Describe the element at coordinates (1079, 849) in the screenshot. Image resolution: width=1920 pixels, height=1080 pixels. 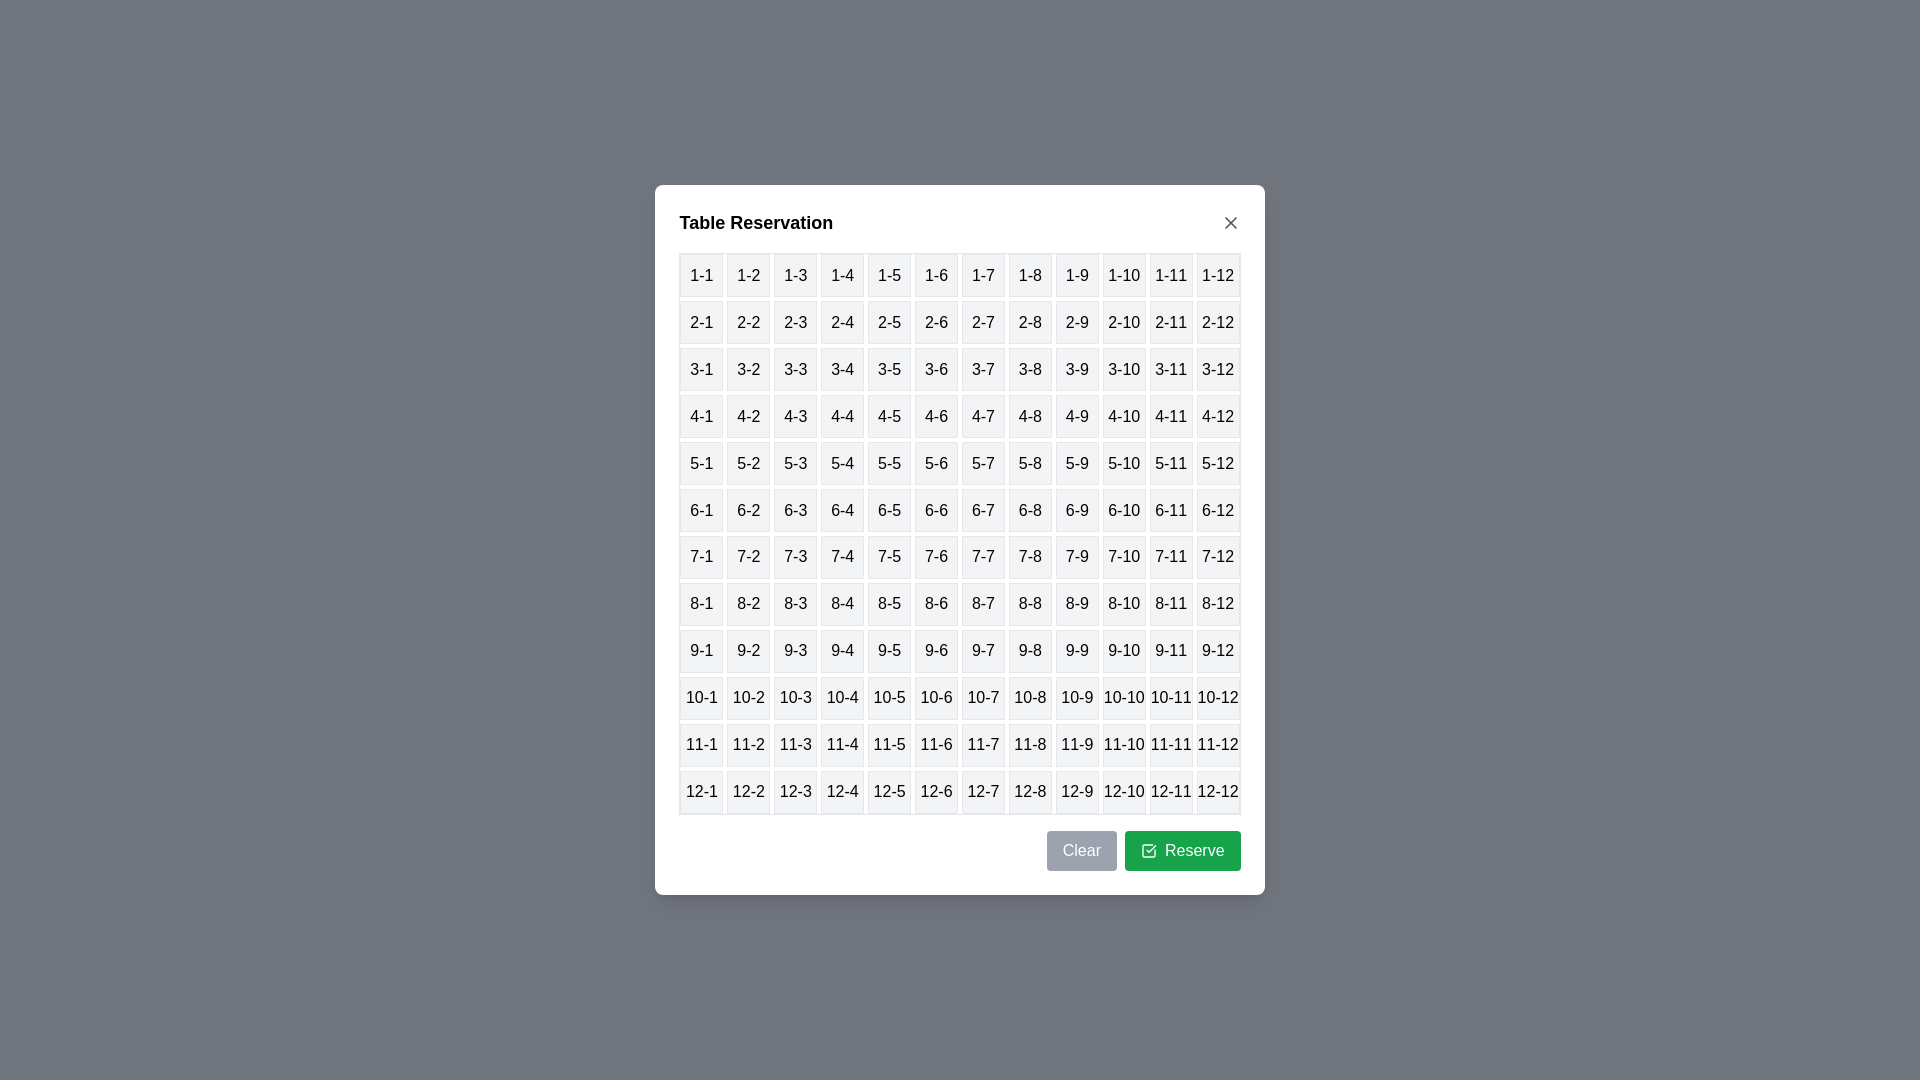
I see `the 'Clear' button to clear the current selection` at that location.